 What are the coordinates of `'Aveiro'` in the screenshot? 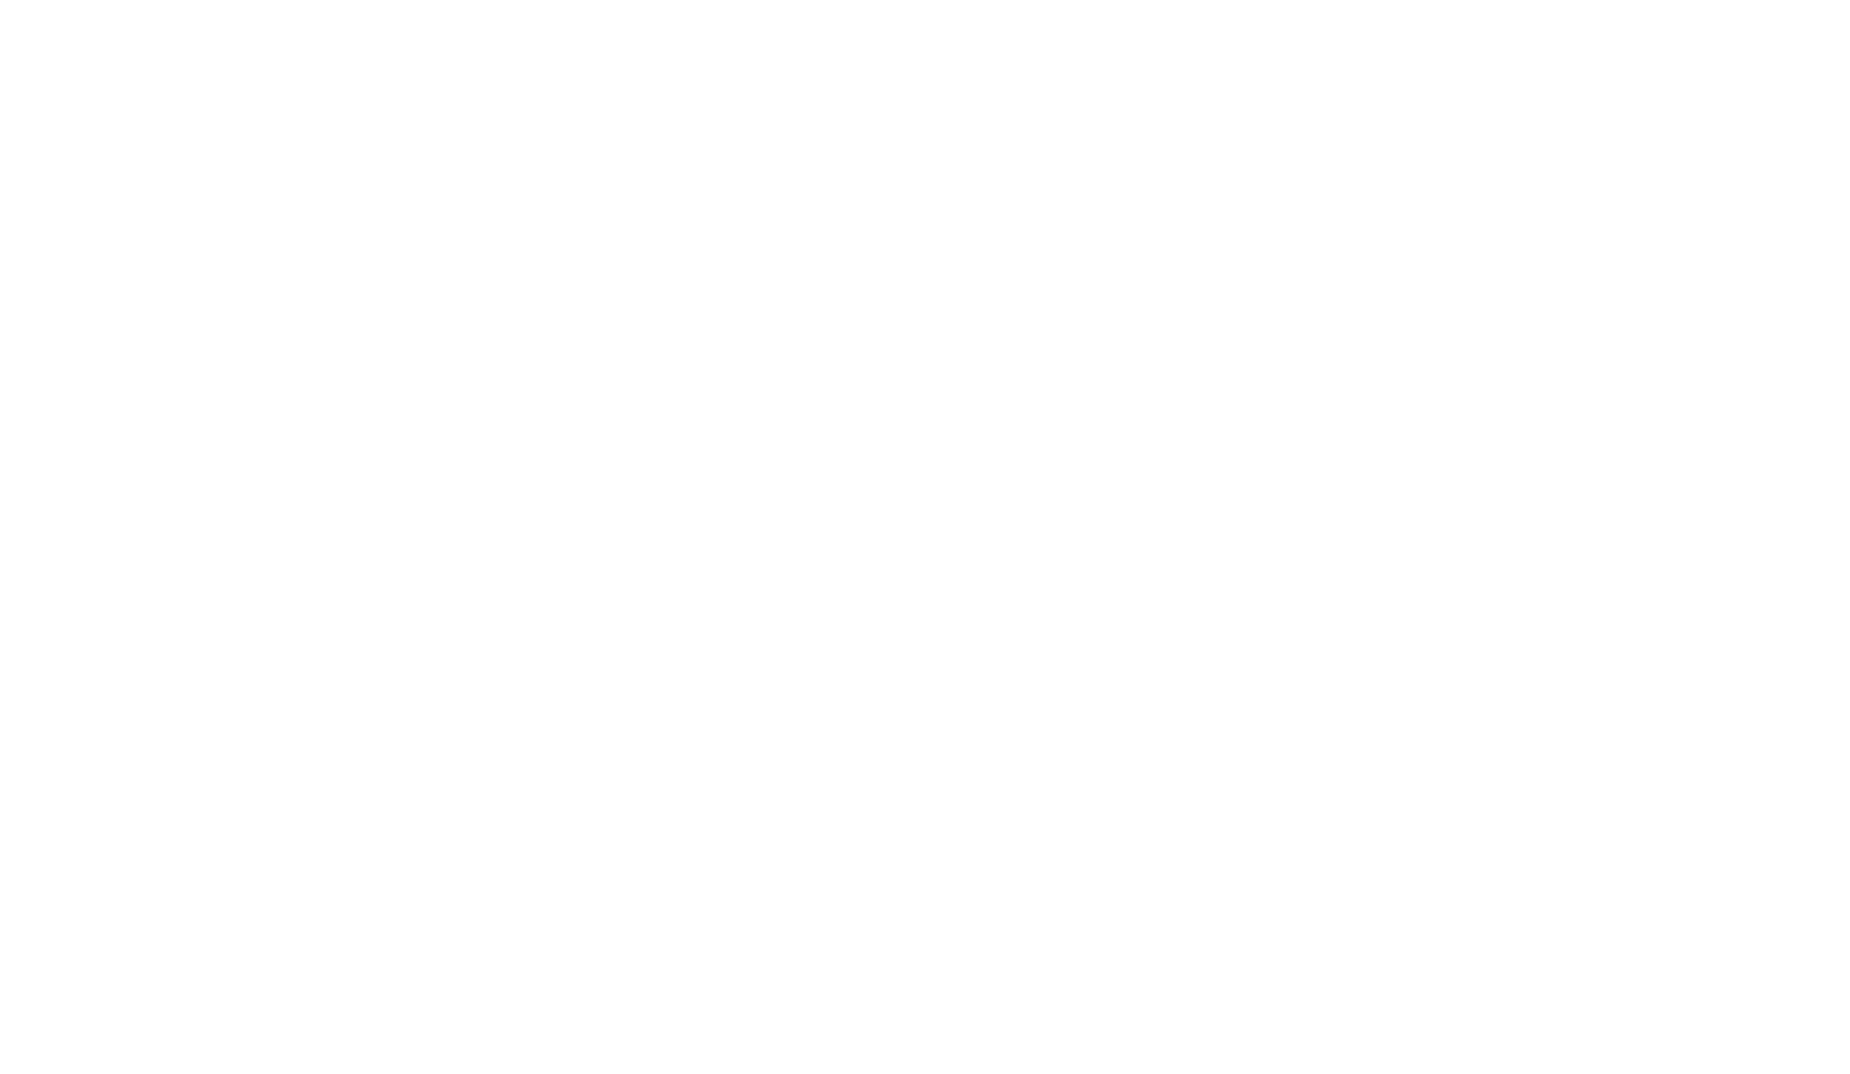 It's located at (1403, 28).